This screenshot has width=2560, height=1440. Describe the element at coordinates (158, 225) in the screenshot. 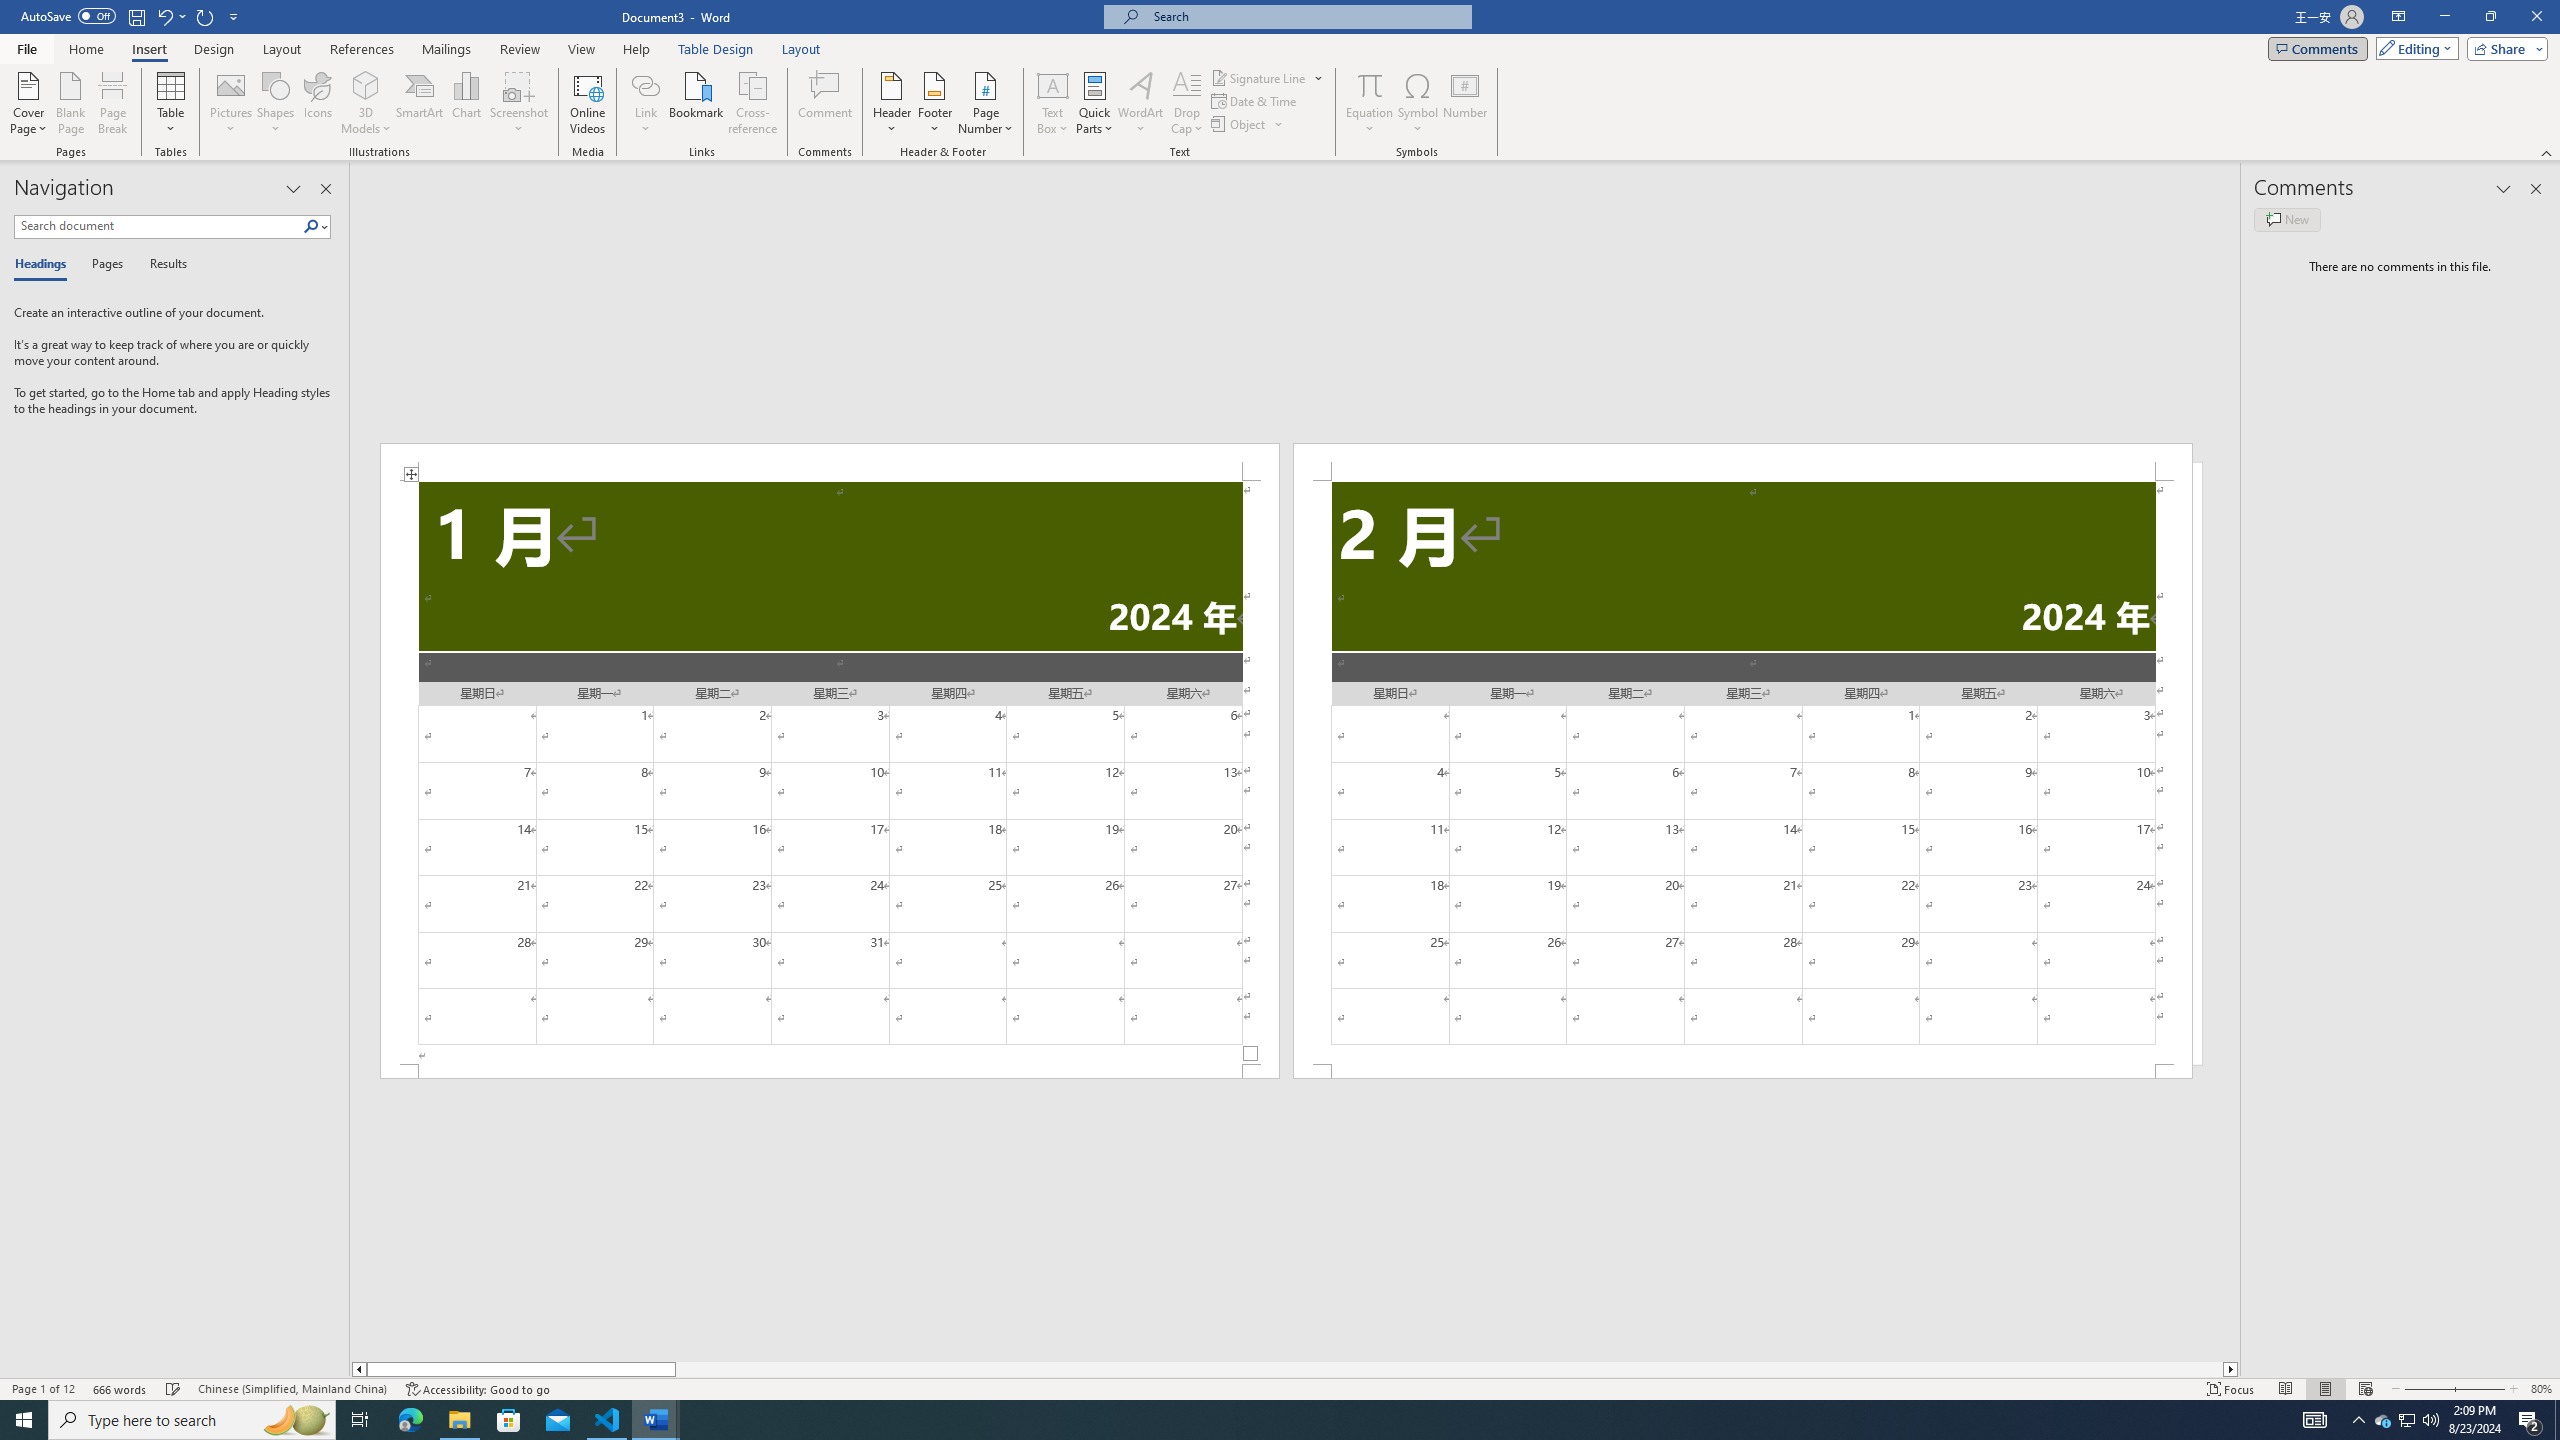

I see `'Search document'` at that location.